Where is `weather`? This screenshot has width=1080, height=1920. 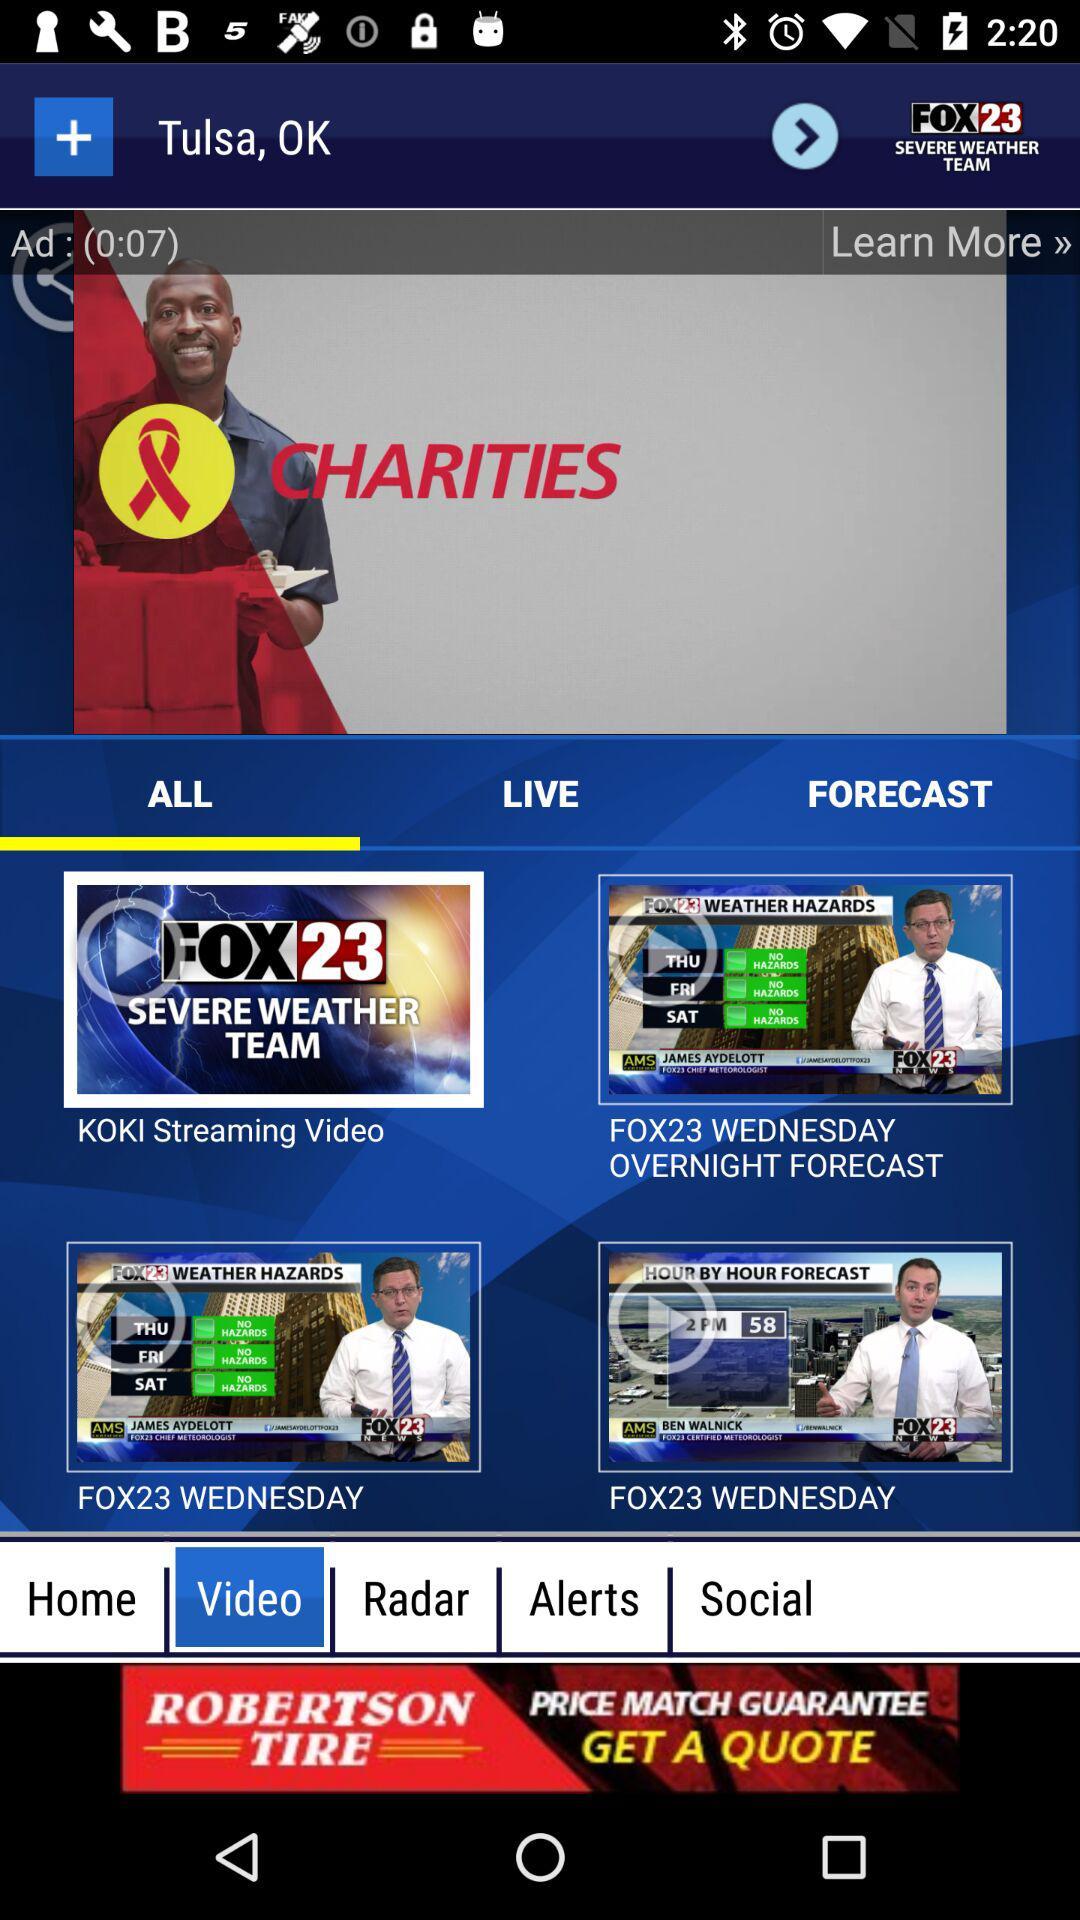
weather is located at coordinates (967, 135).